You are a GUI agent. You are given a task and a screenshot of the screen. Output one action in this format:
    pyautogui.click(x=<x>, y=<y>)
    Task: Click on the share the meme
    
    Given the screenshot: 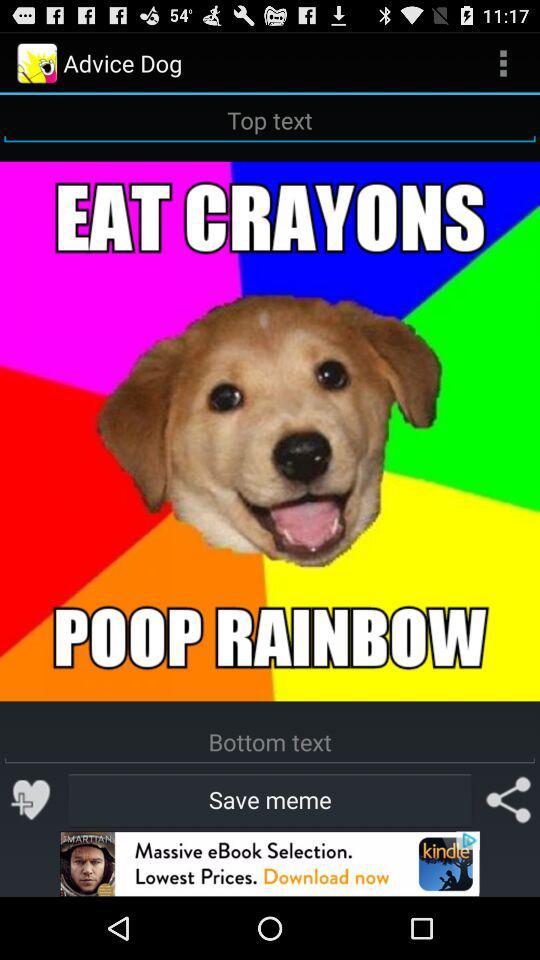 What is the action you would take?
    pyautogui.click(x=508, y=799)
    